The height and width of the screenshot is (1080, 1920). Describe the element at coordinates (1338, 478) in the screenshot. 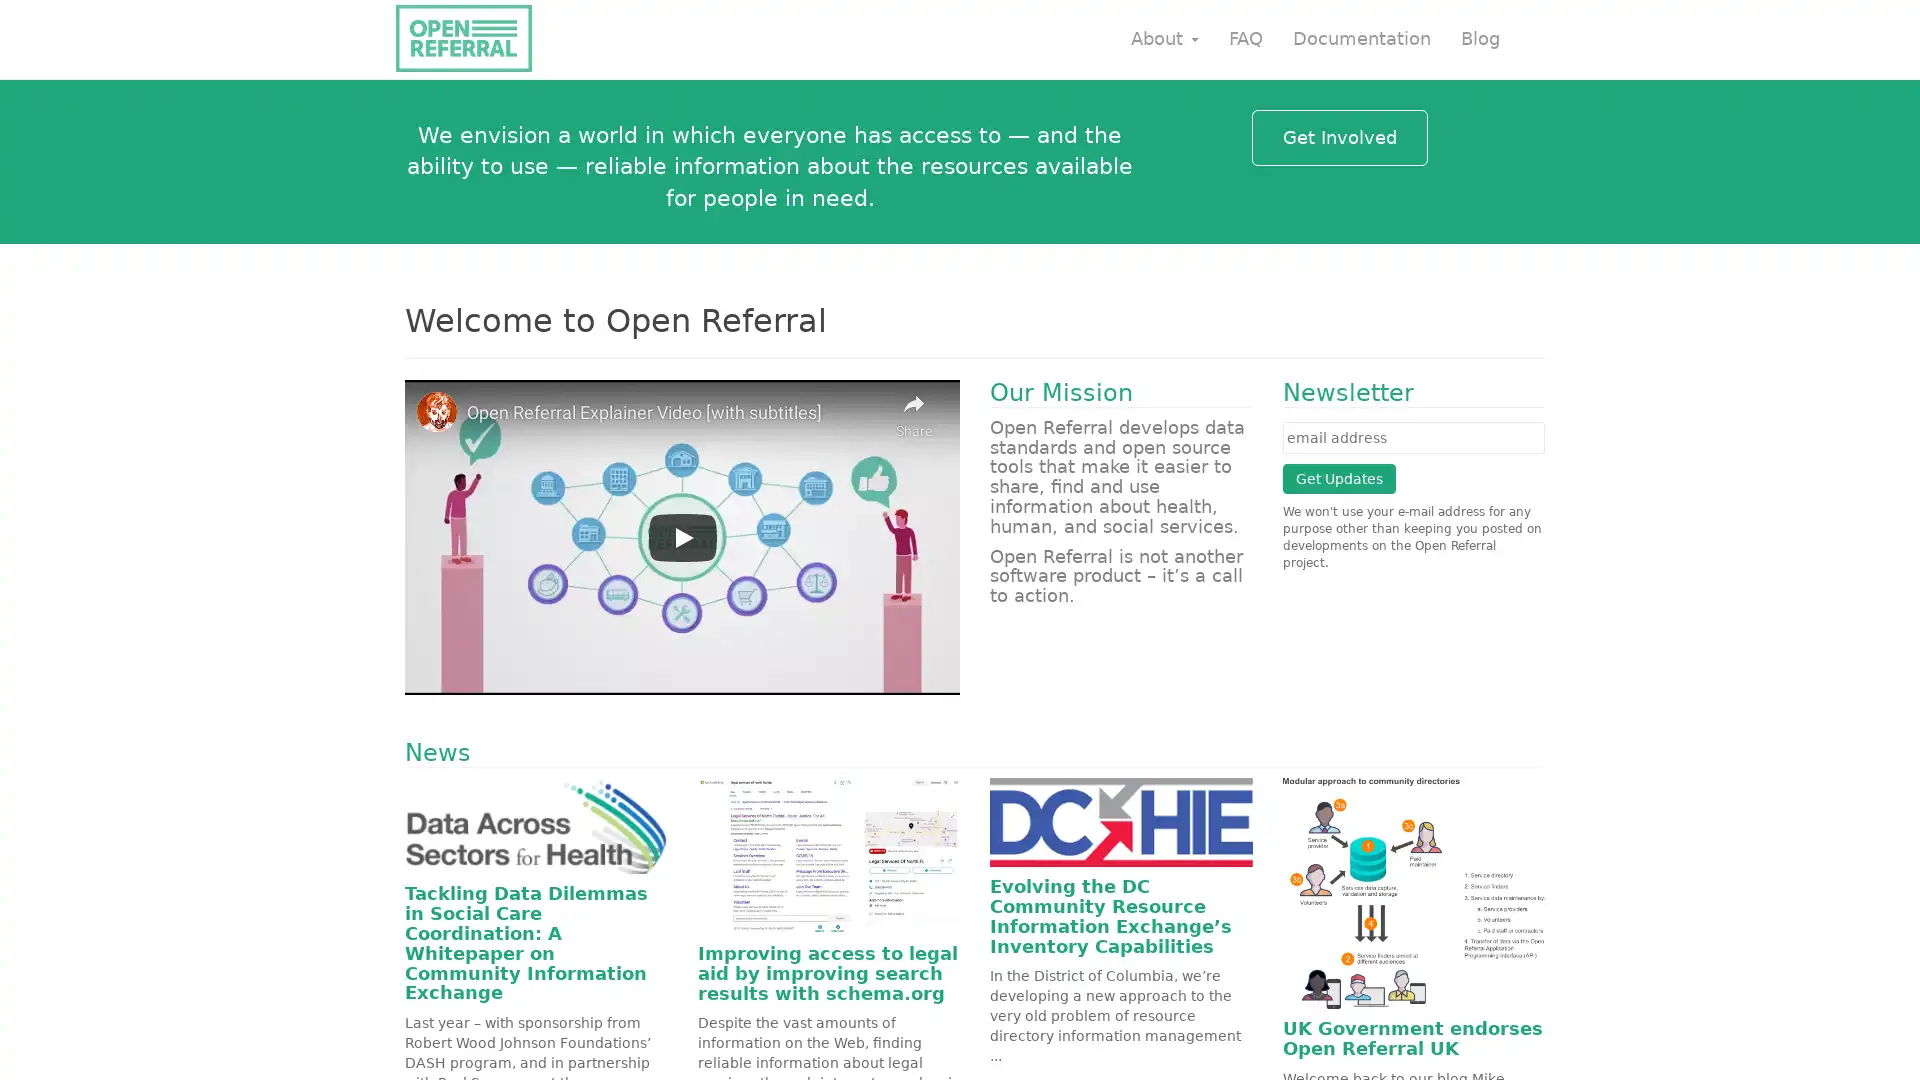

I see `Get Updates` at that location.